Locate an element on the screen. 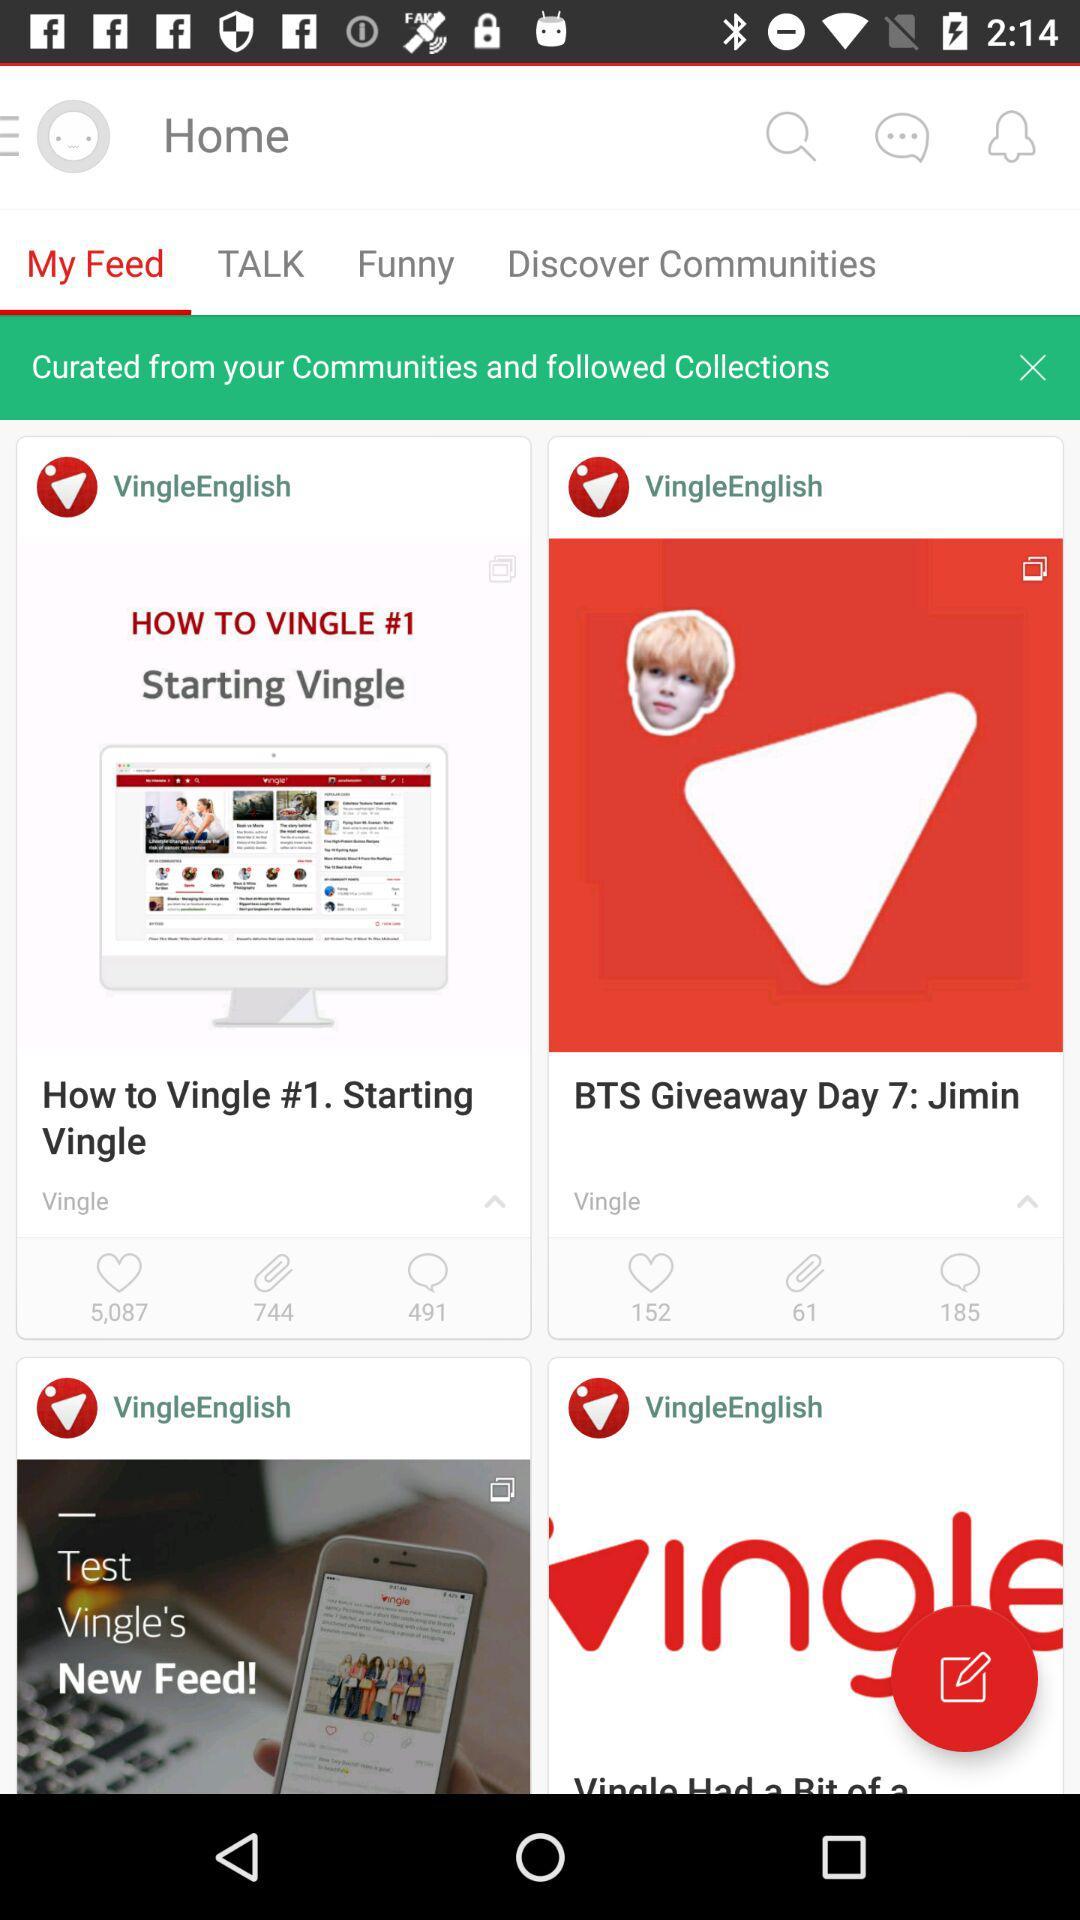 The image size is (1080, 1920). settings option is located at coordinates (789, 135).